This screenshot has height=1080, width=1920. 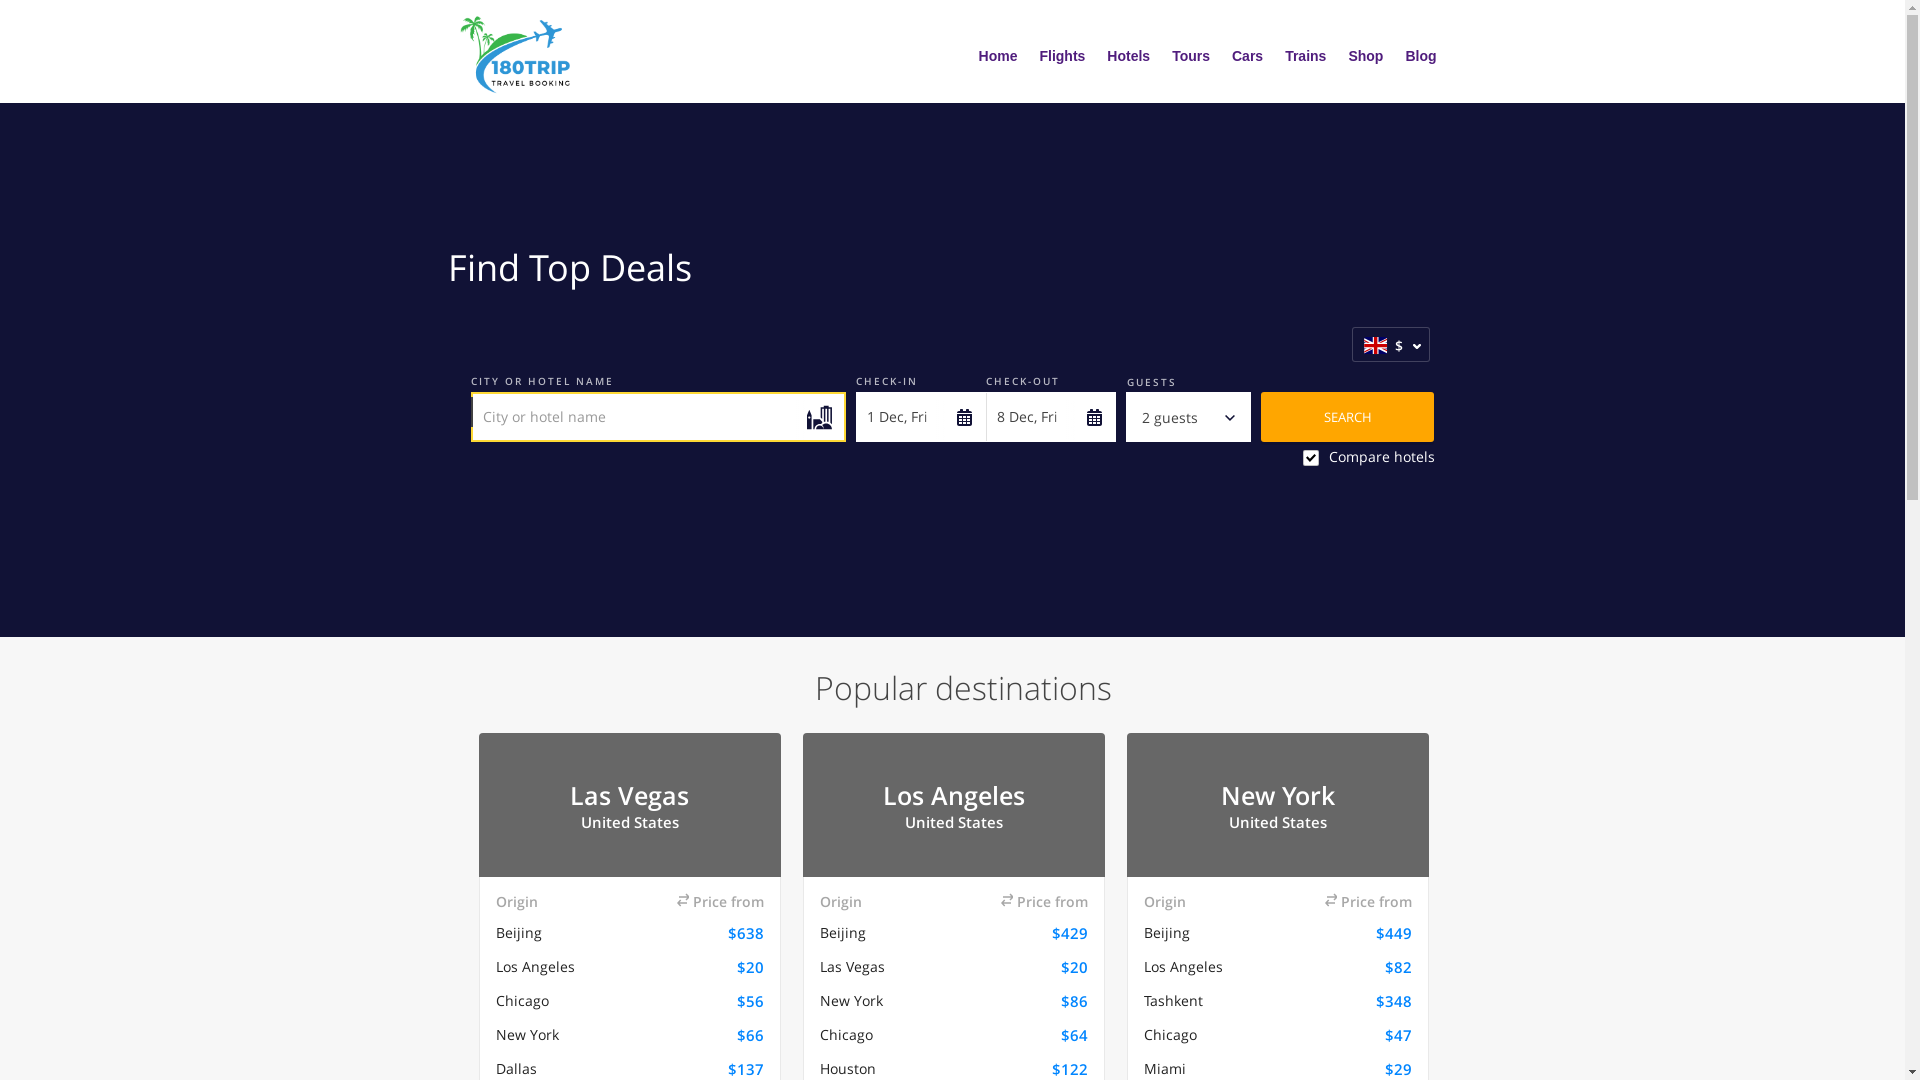 What do you see at coordinates (1128, 56) in the screenshot?
I see `'Hotels'` at bounding box center [1128, 56].